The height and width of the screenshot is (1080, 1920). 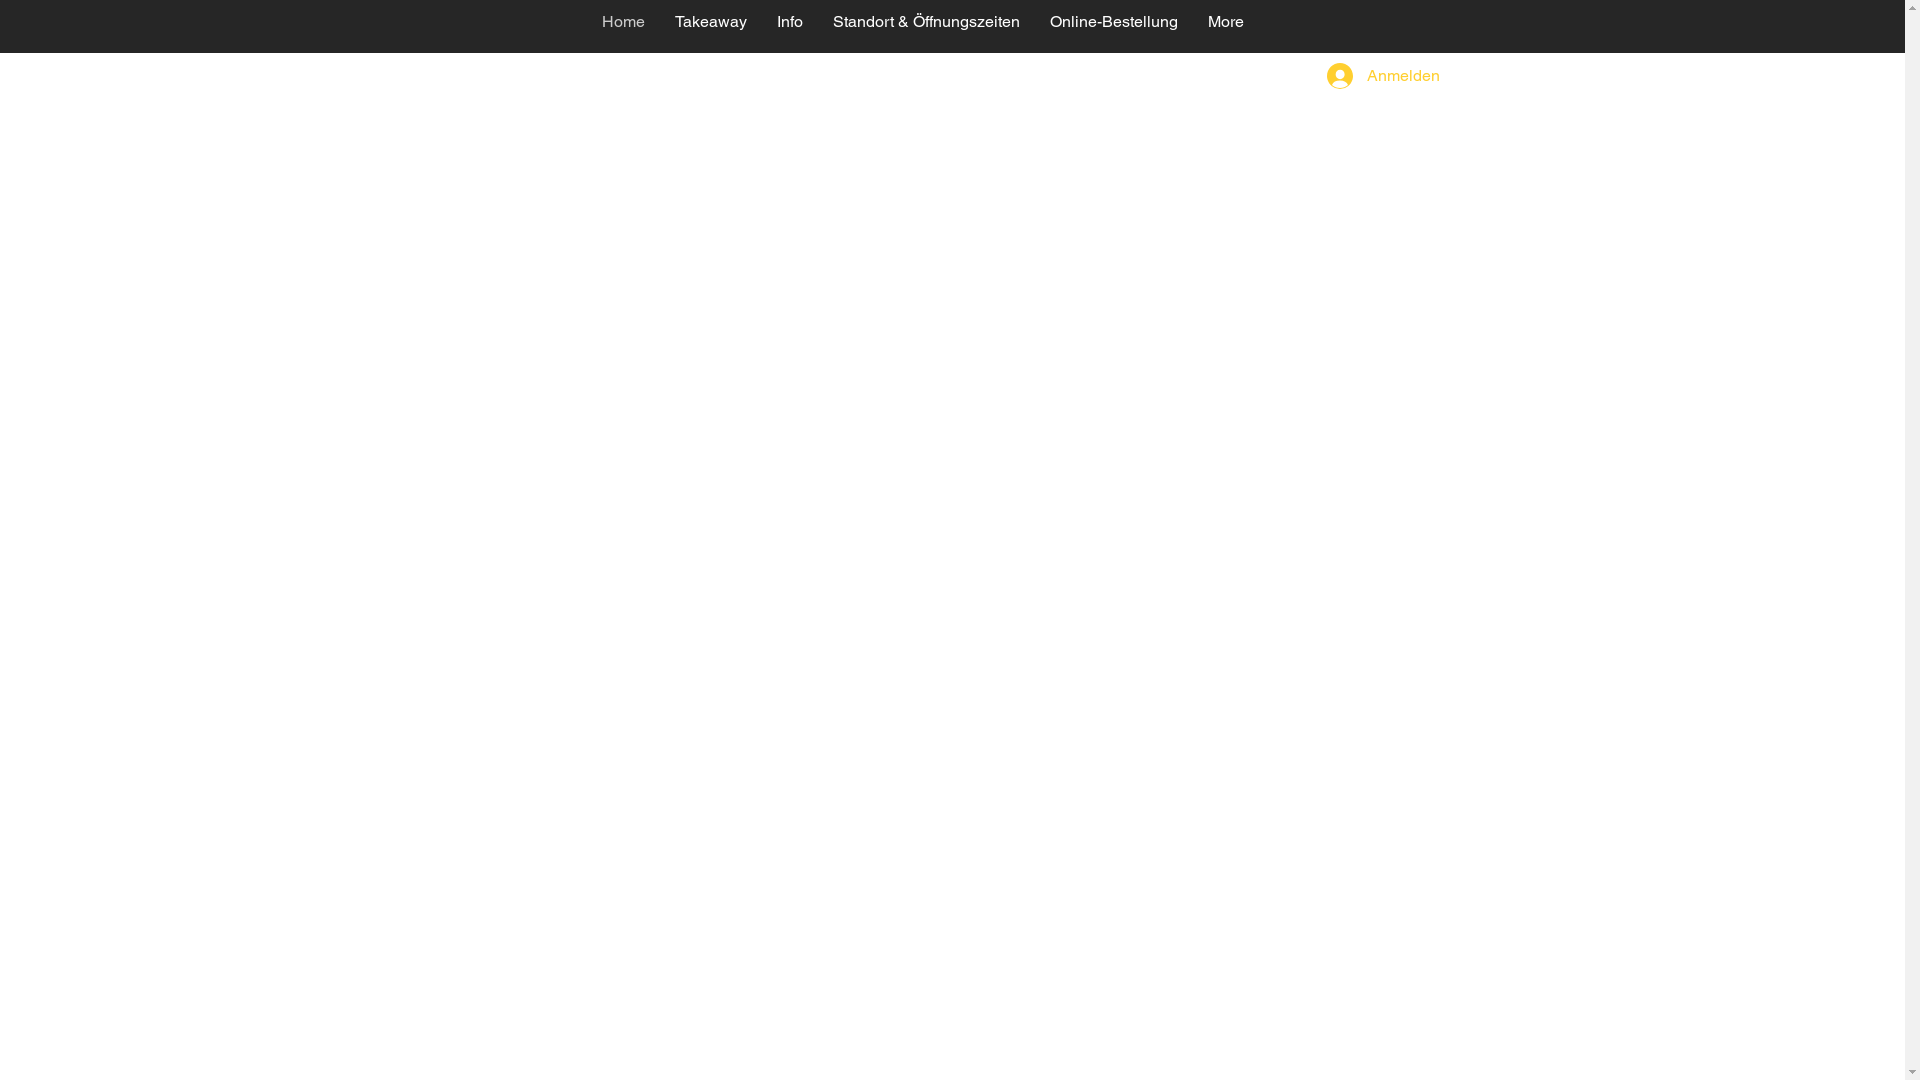 I want to click on 'Online-Bestellung', so click(x=1033, y=25).